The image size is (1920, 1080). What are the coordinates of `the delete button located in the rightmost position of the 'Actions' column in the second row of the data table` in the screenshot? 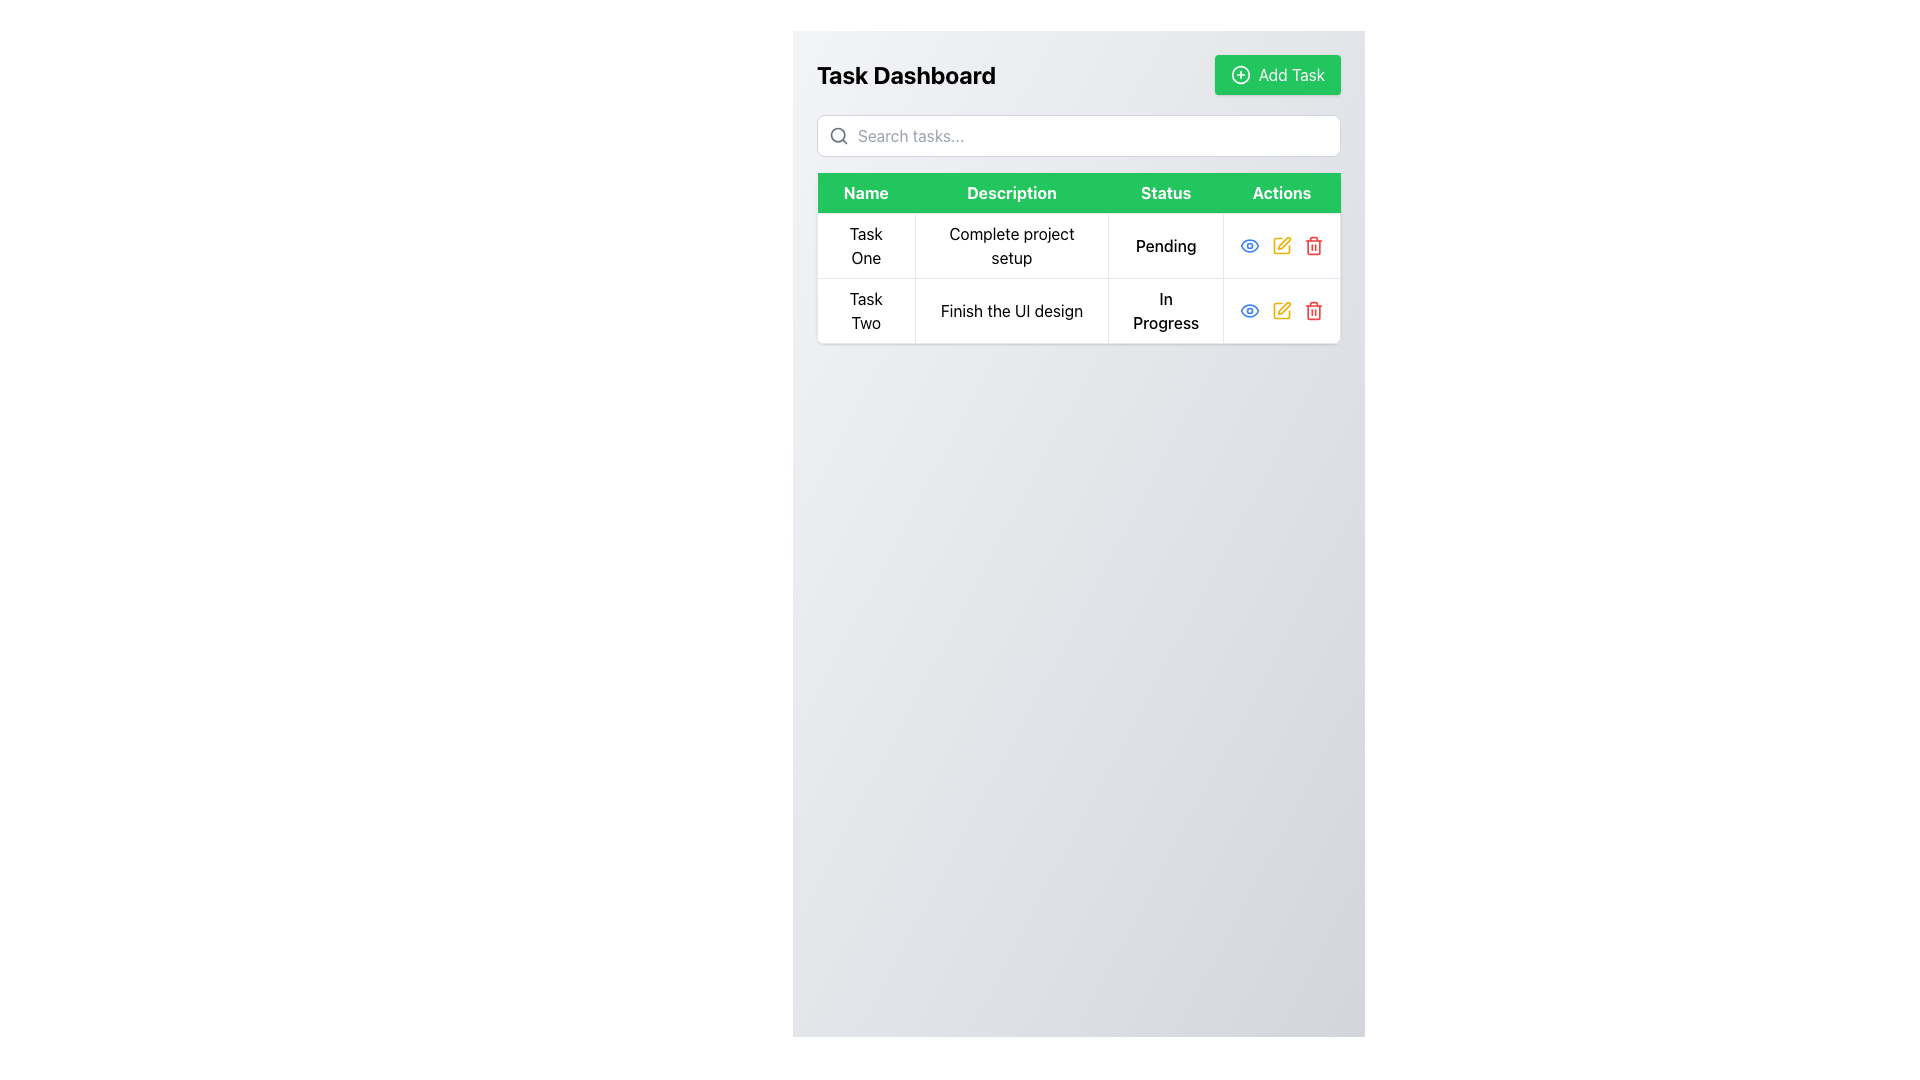 It's located at (1314, 311).